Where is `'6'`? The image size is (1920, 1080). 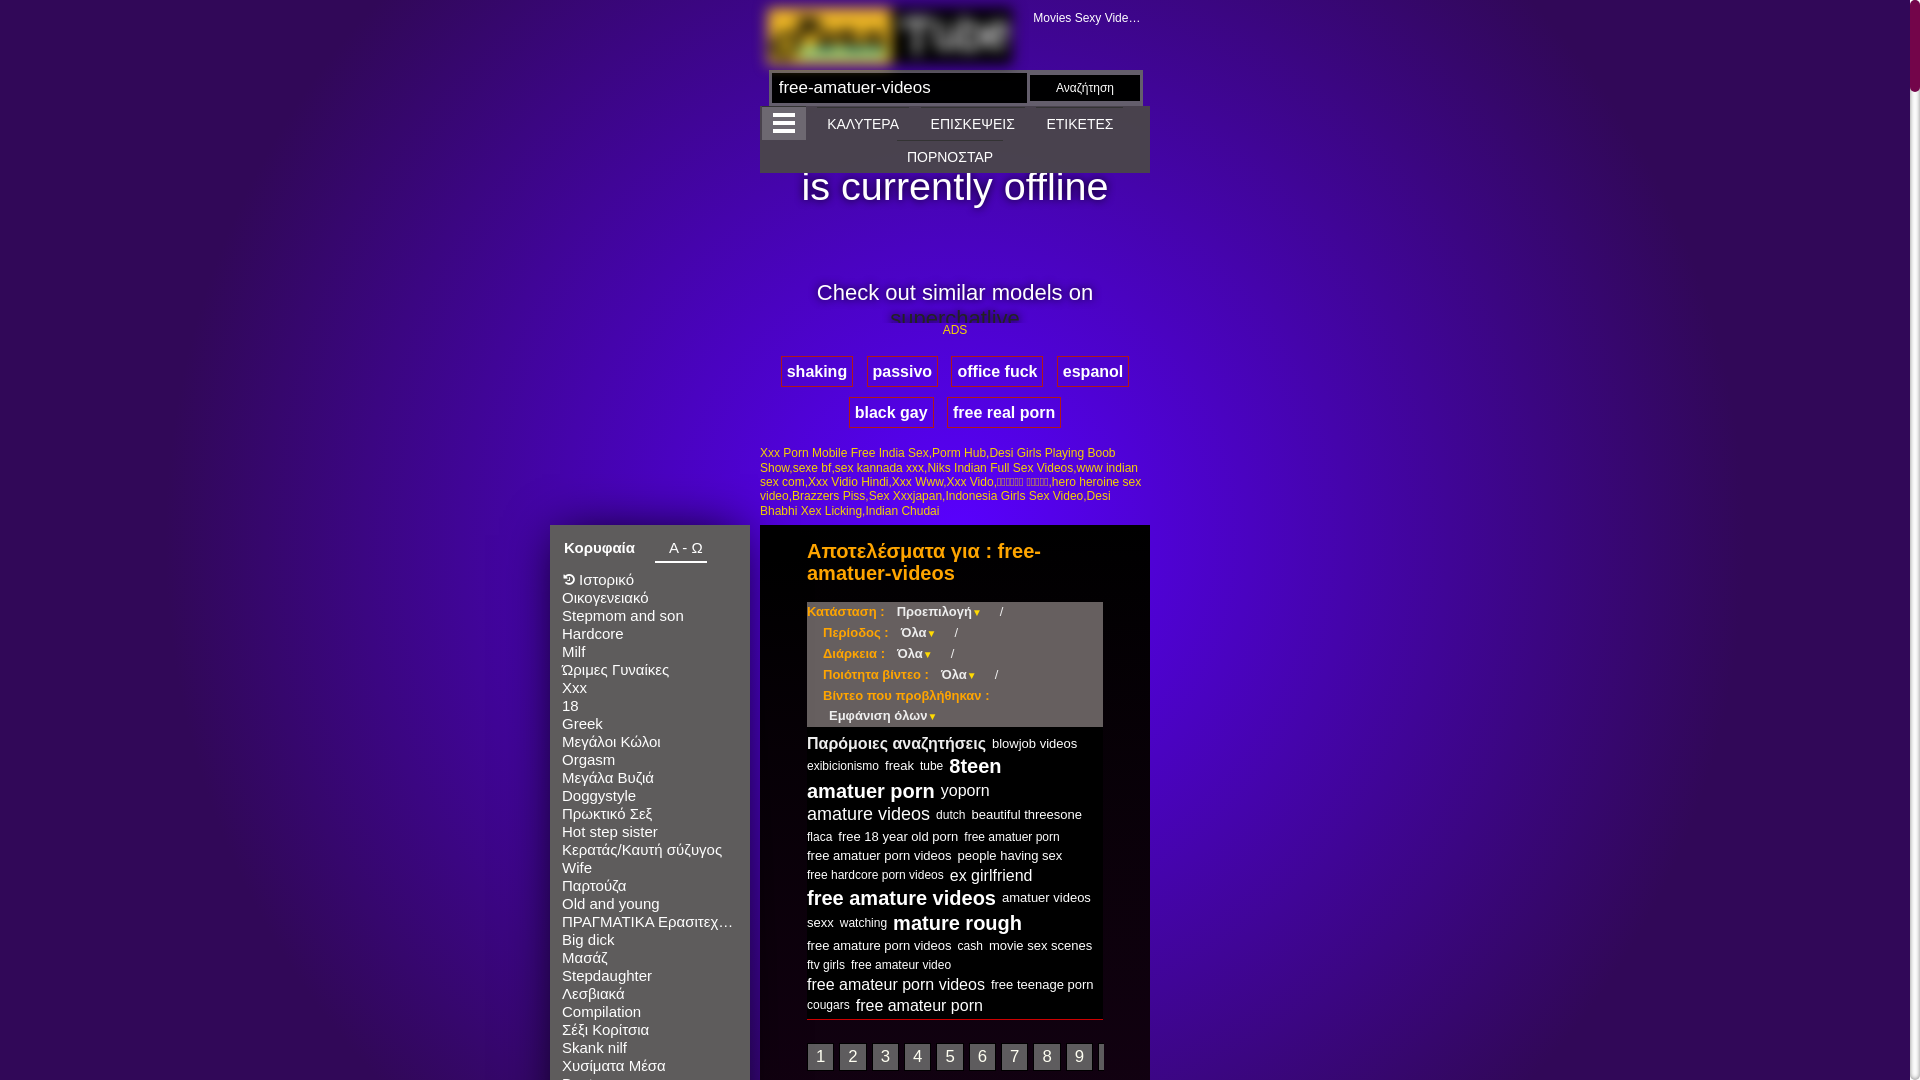
'6' is located at coordinates (969, 1055).